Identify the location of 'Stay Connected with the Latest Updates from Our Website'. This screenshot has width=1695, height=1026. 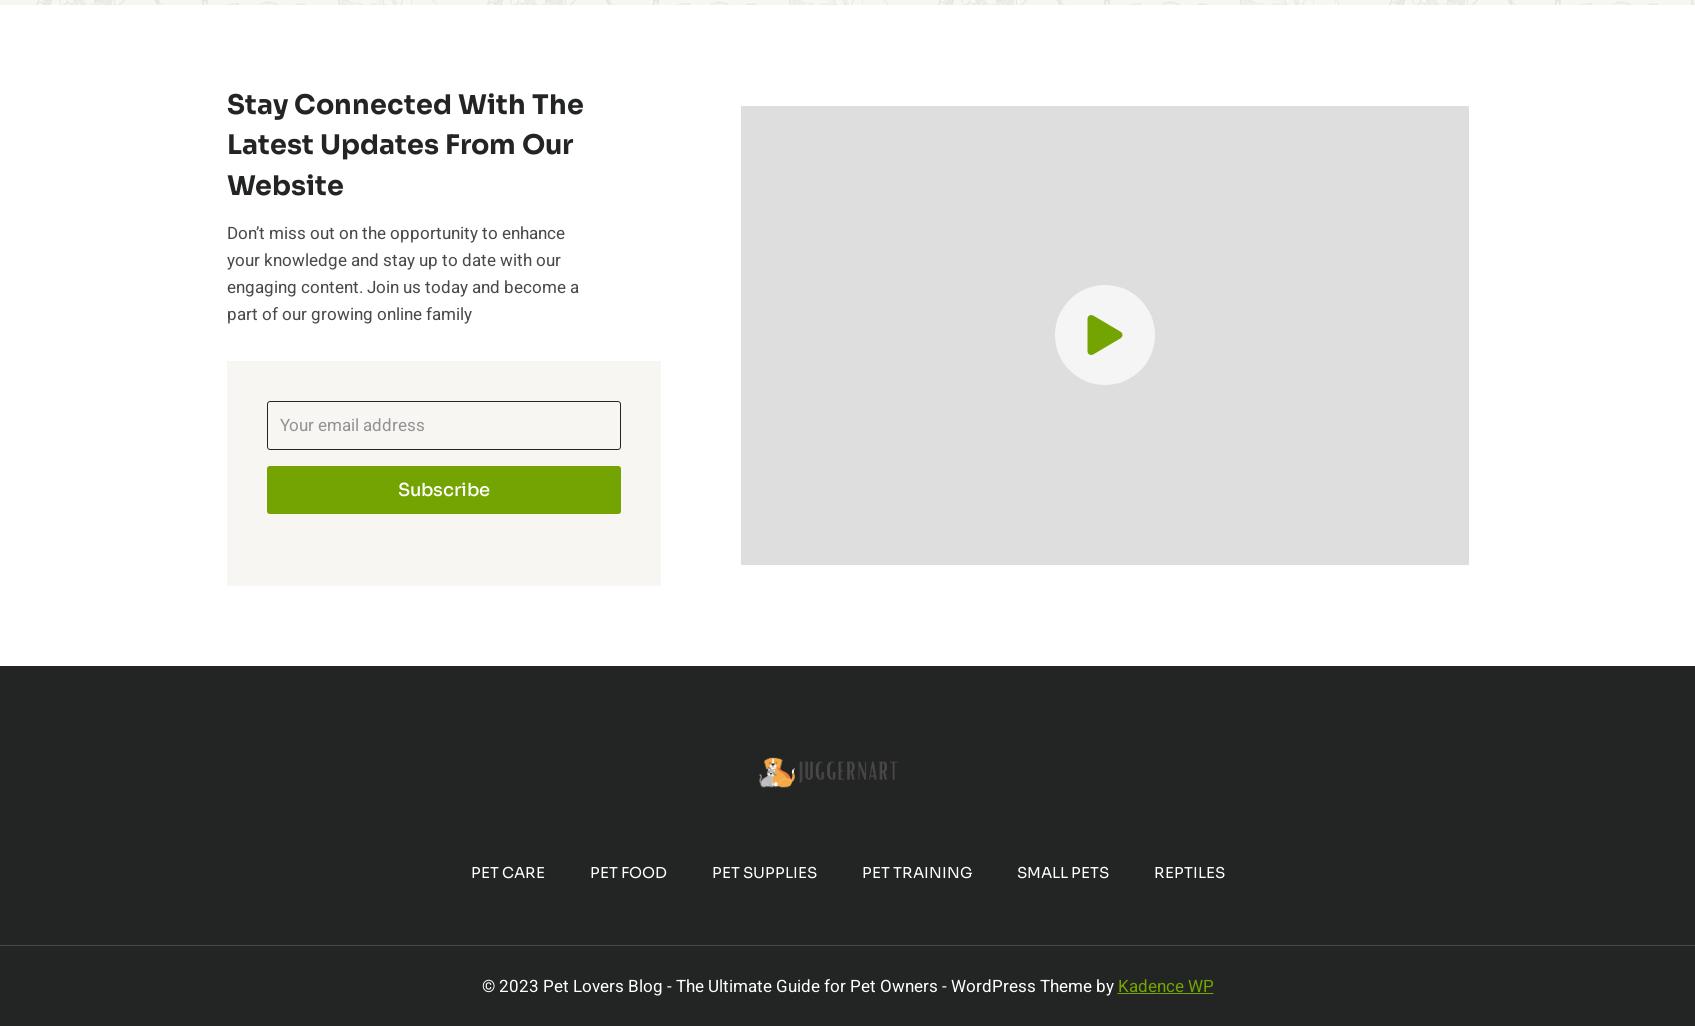
(224, 144).